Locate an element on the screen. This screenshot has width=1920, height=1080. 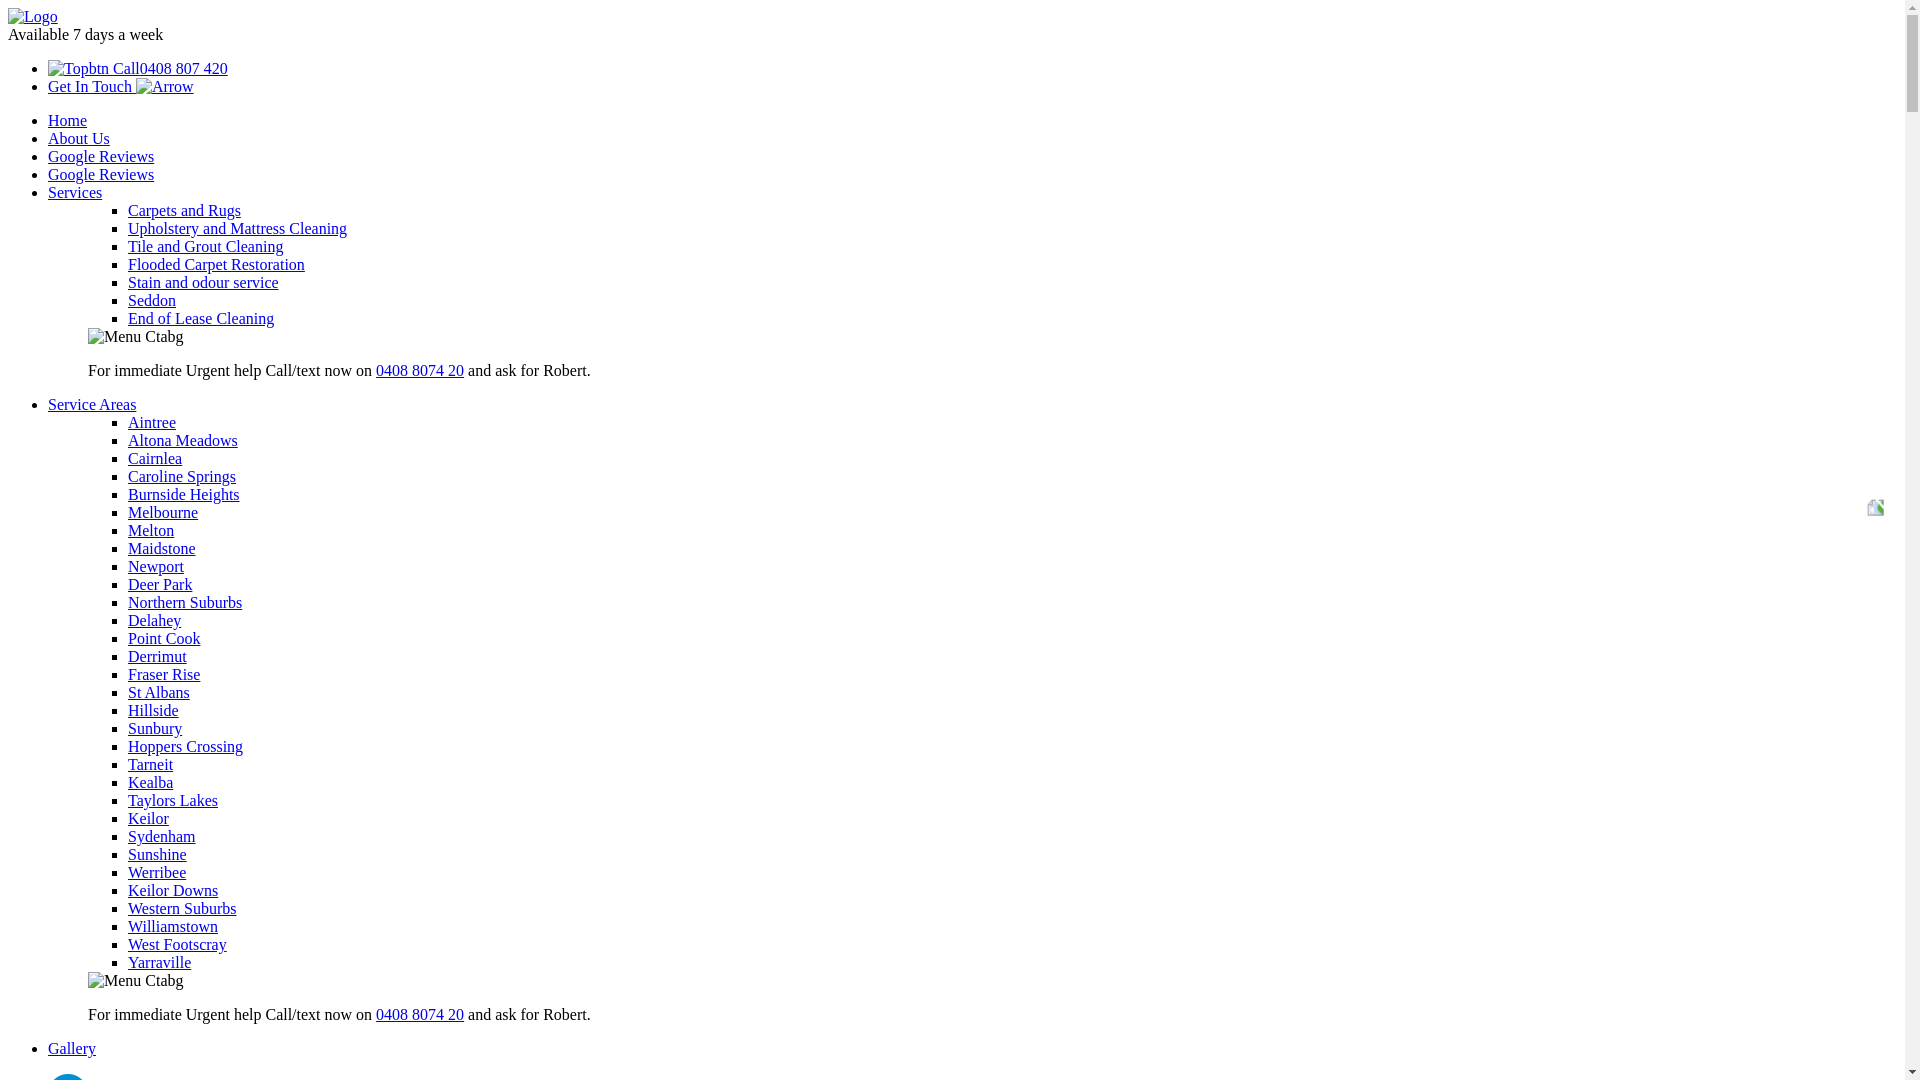
'Northern Suburbs' is located at coordinates (185, 601).